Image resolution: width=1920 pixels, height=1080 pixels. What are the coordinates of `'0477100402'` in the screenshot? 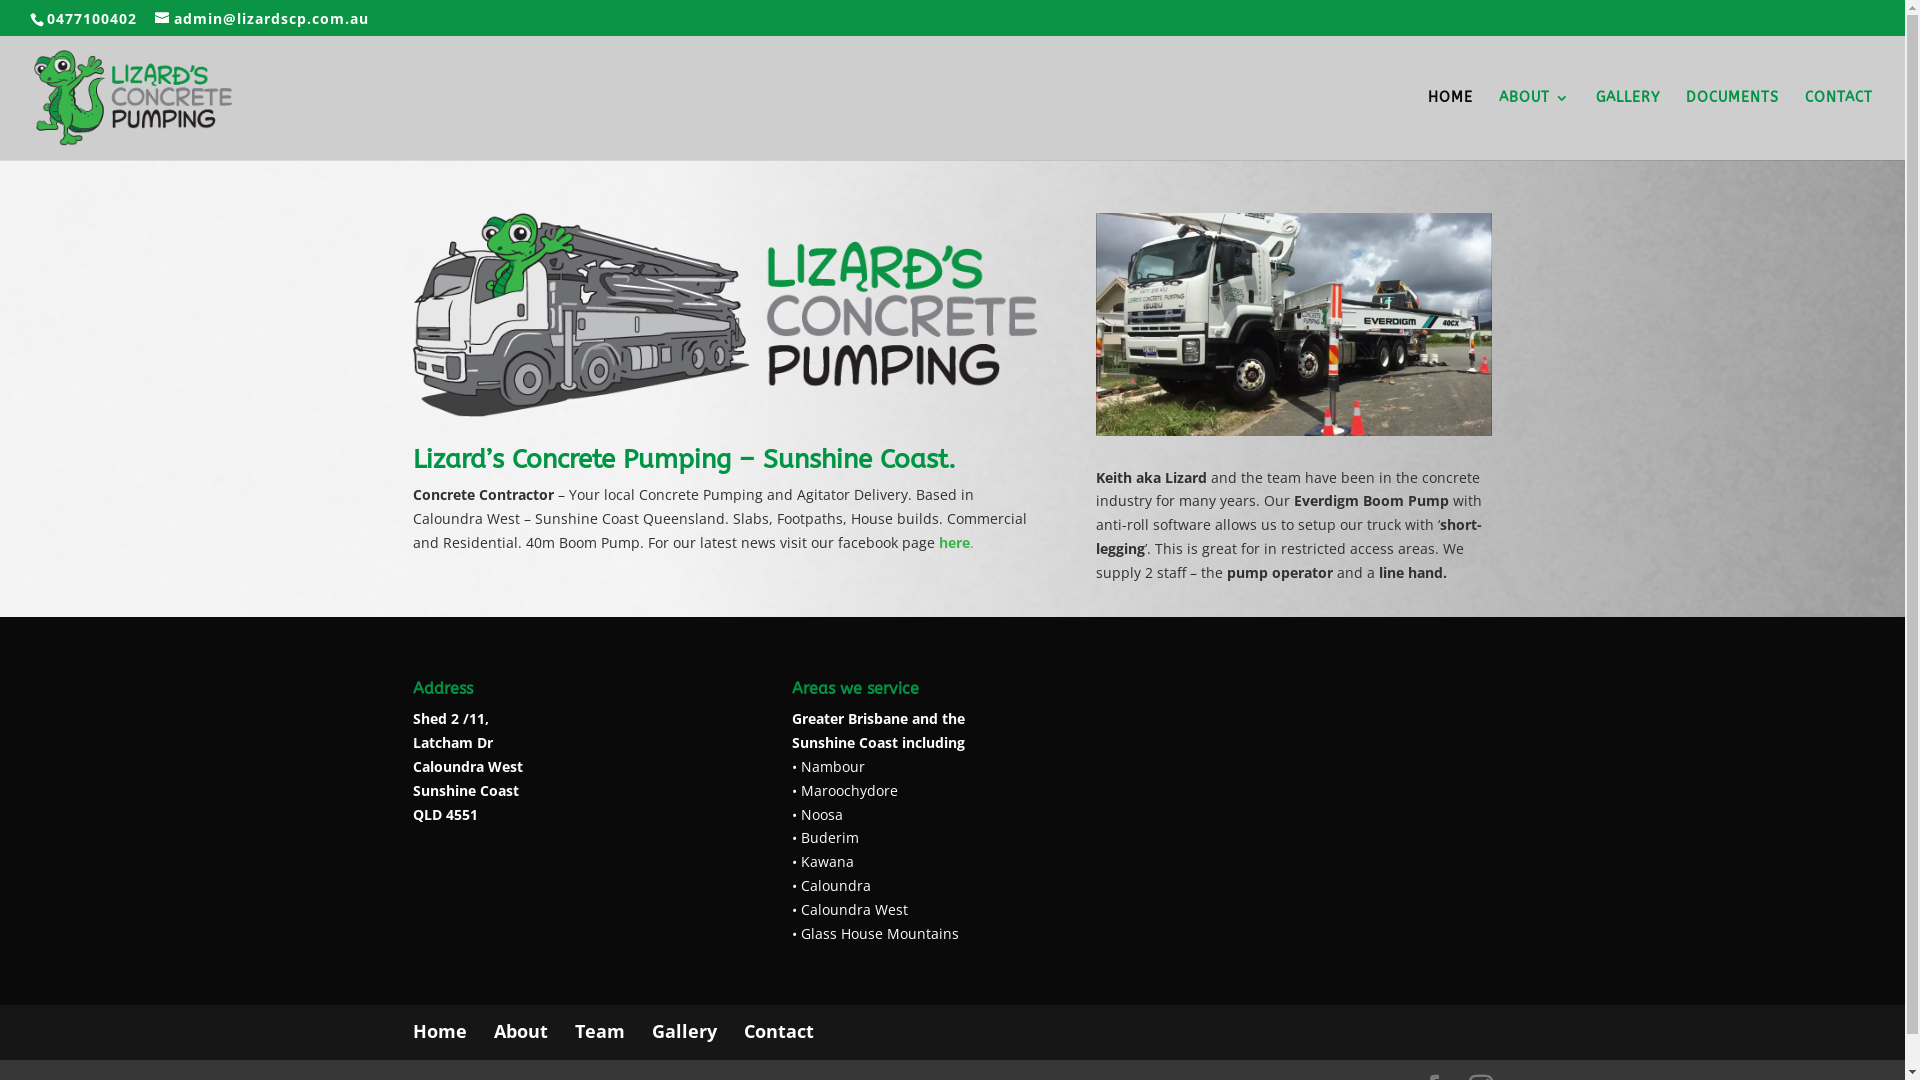 It's located at (90, 17).